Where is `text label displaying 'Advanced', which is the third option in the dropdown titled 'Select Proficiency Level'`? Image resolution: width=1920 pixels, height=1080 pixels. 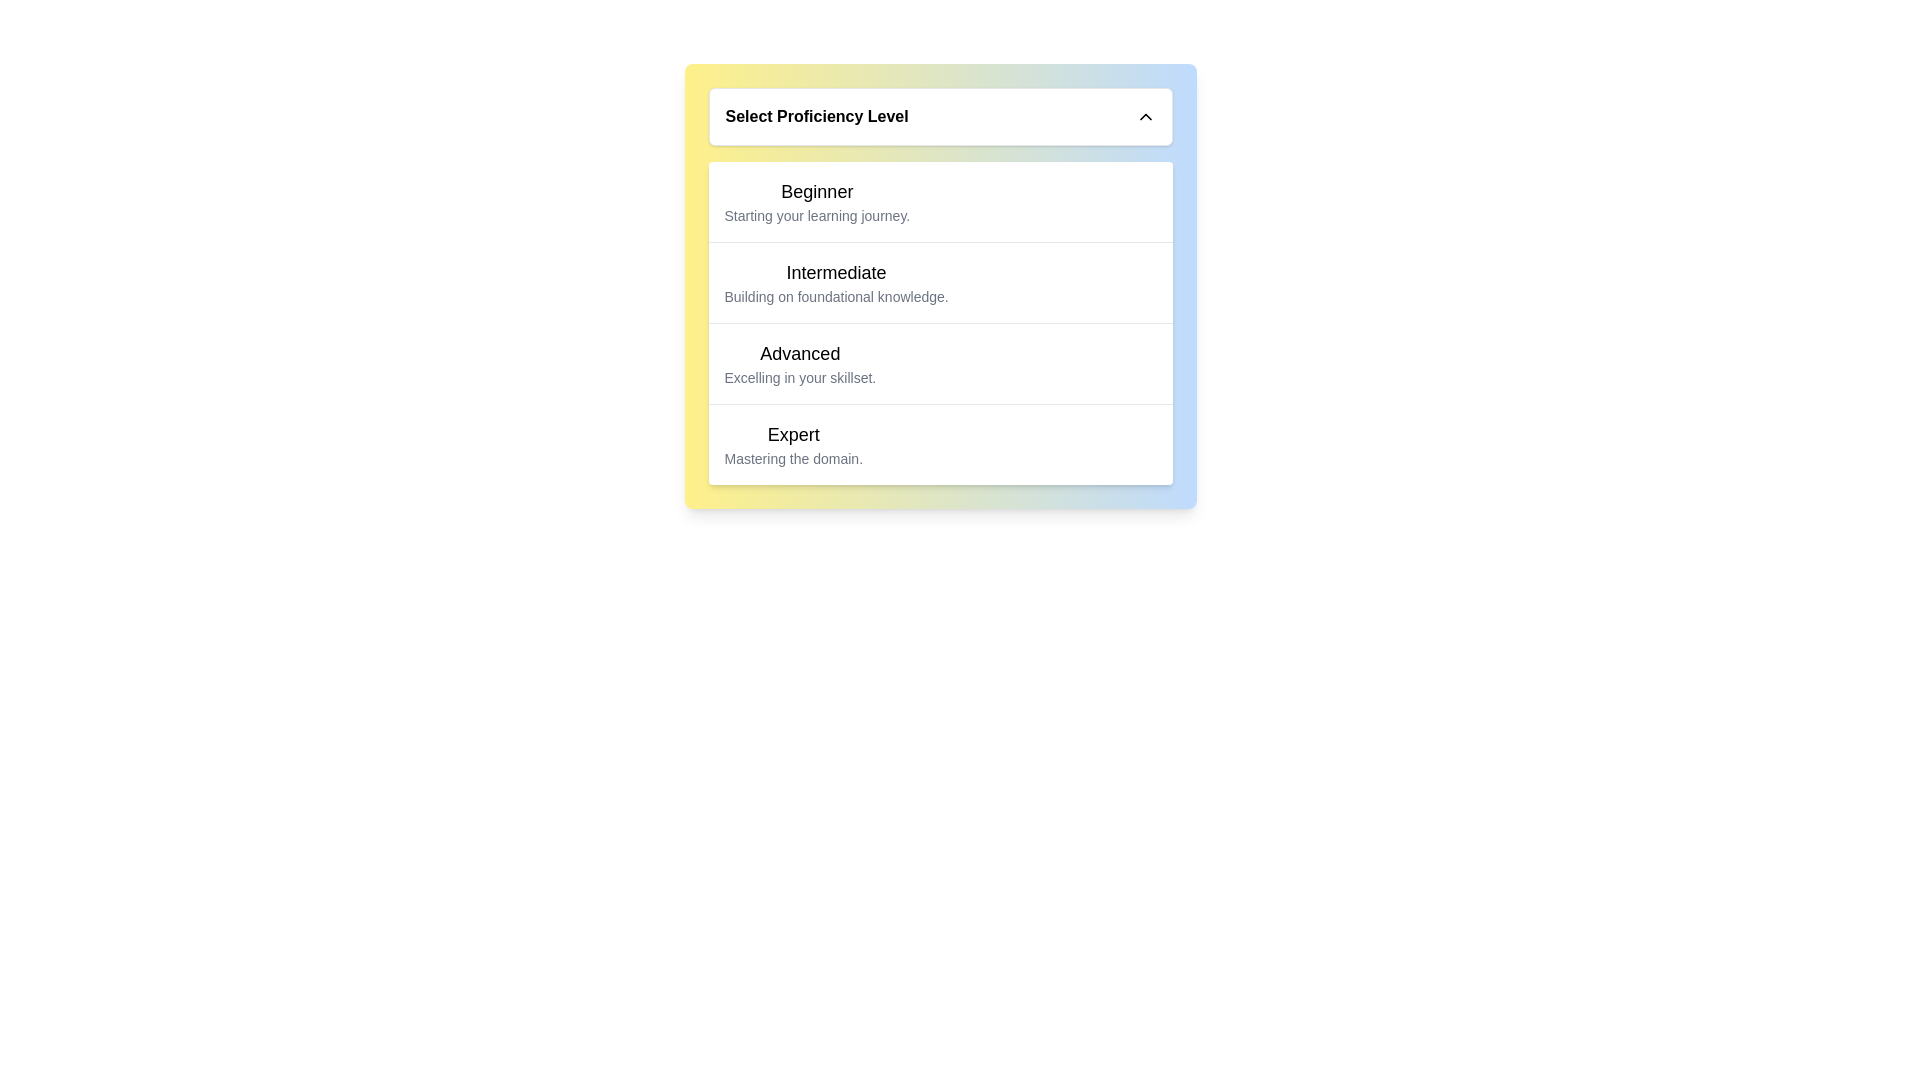
text label displaying 'Advanced', which is the third option in the dropdown titled 'Select Proficiency Level' is located at coordinates (800, 353).